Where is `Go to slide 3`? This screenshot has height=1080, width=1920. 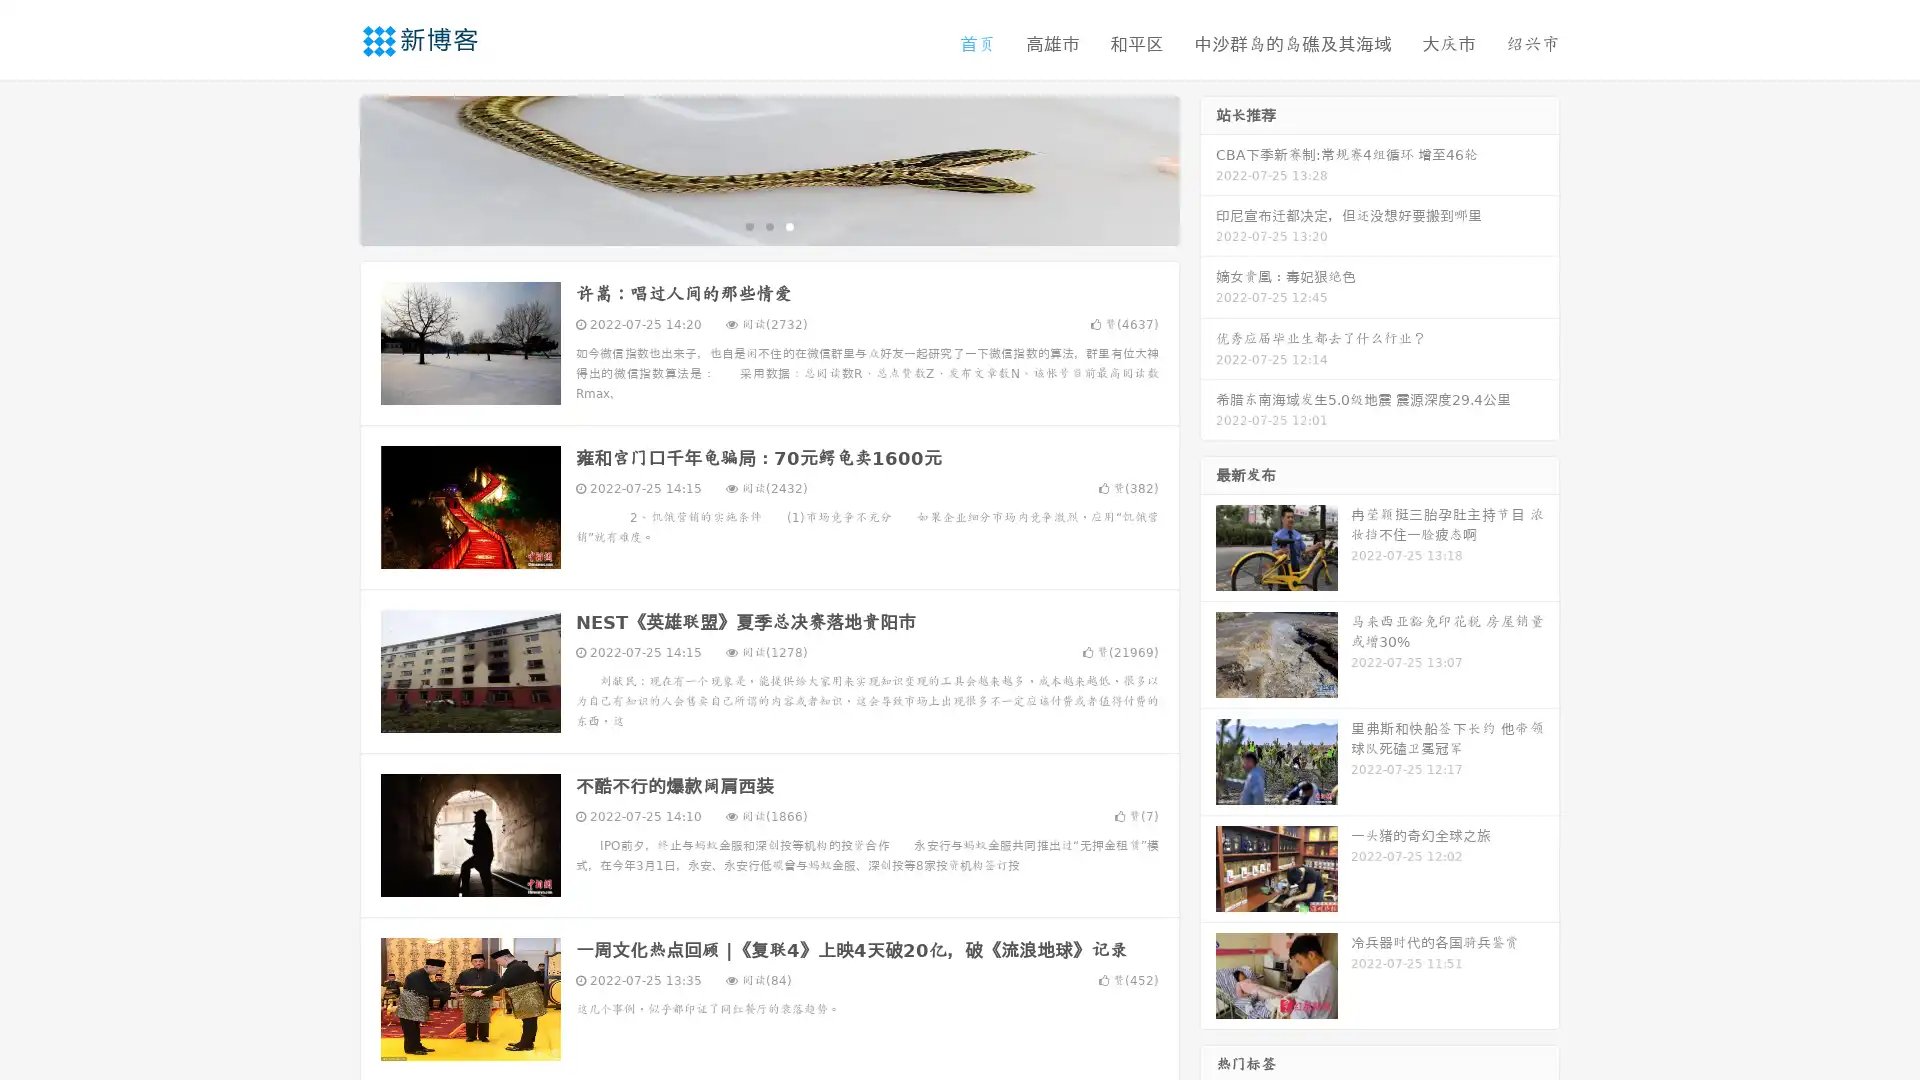 Go to slide 3 is located at coordinates (789, 225).